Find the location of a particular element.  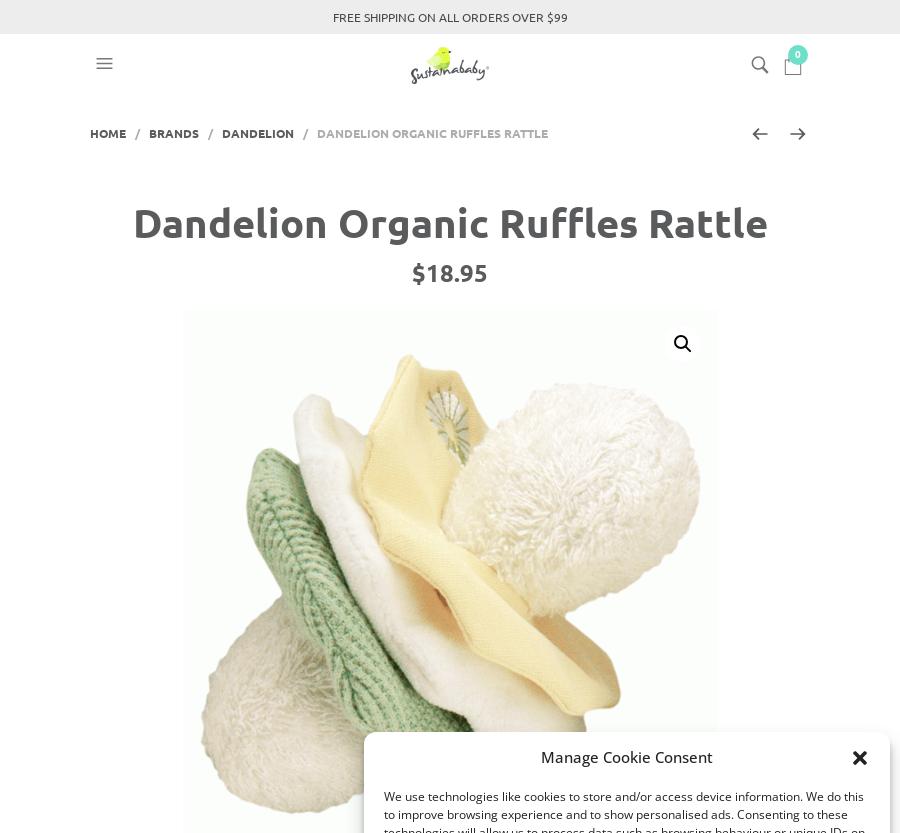

'dandelion' is located at coordinates (257, 133).